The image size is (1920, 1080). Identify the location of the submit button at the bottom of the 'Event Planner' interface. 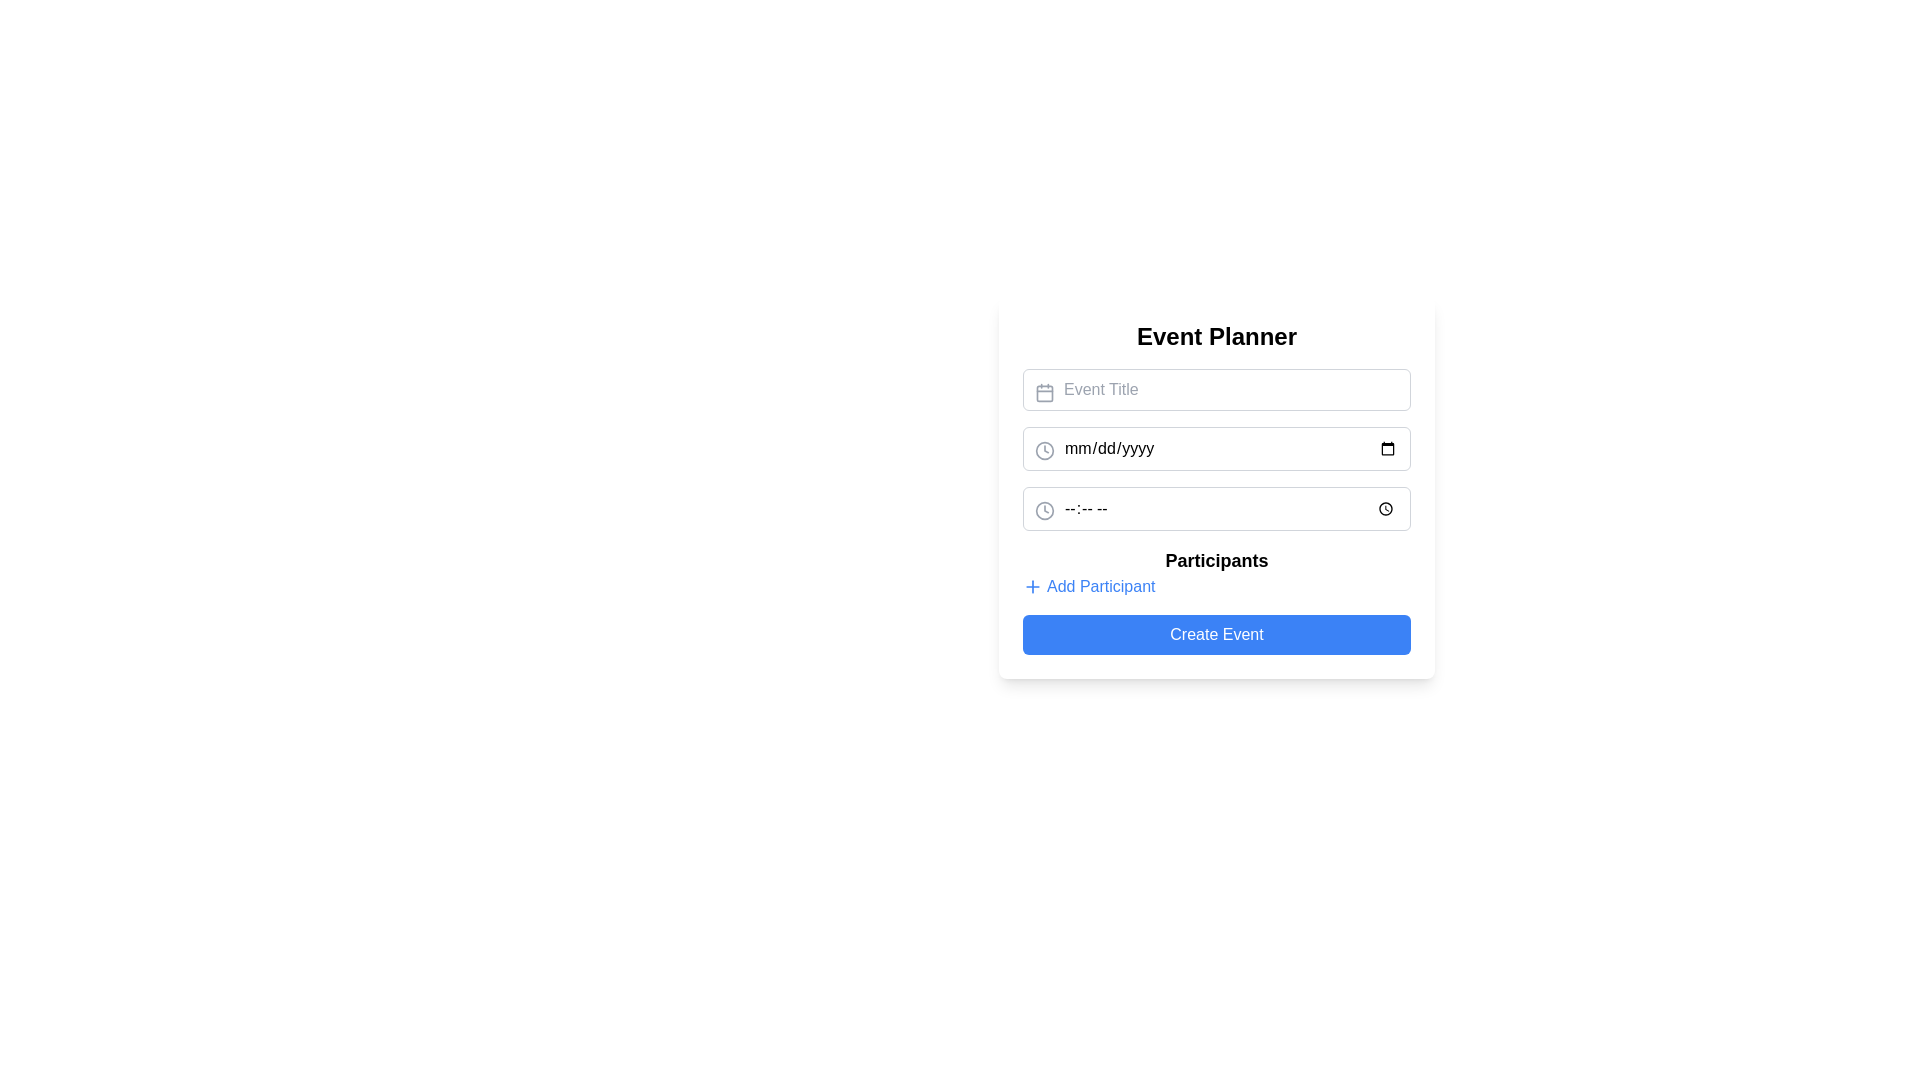
(1216, 635).